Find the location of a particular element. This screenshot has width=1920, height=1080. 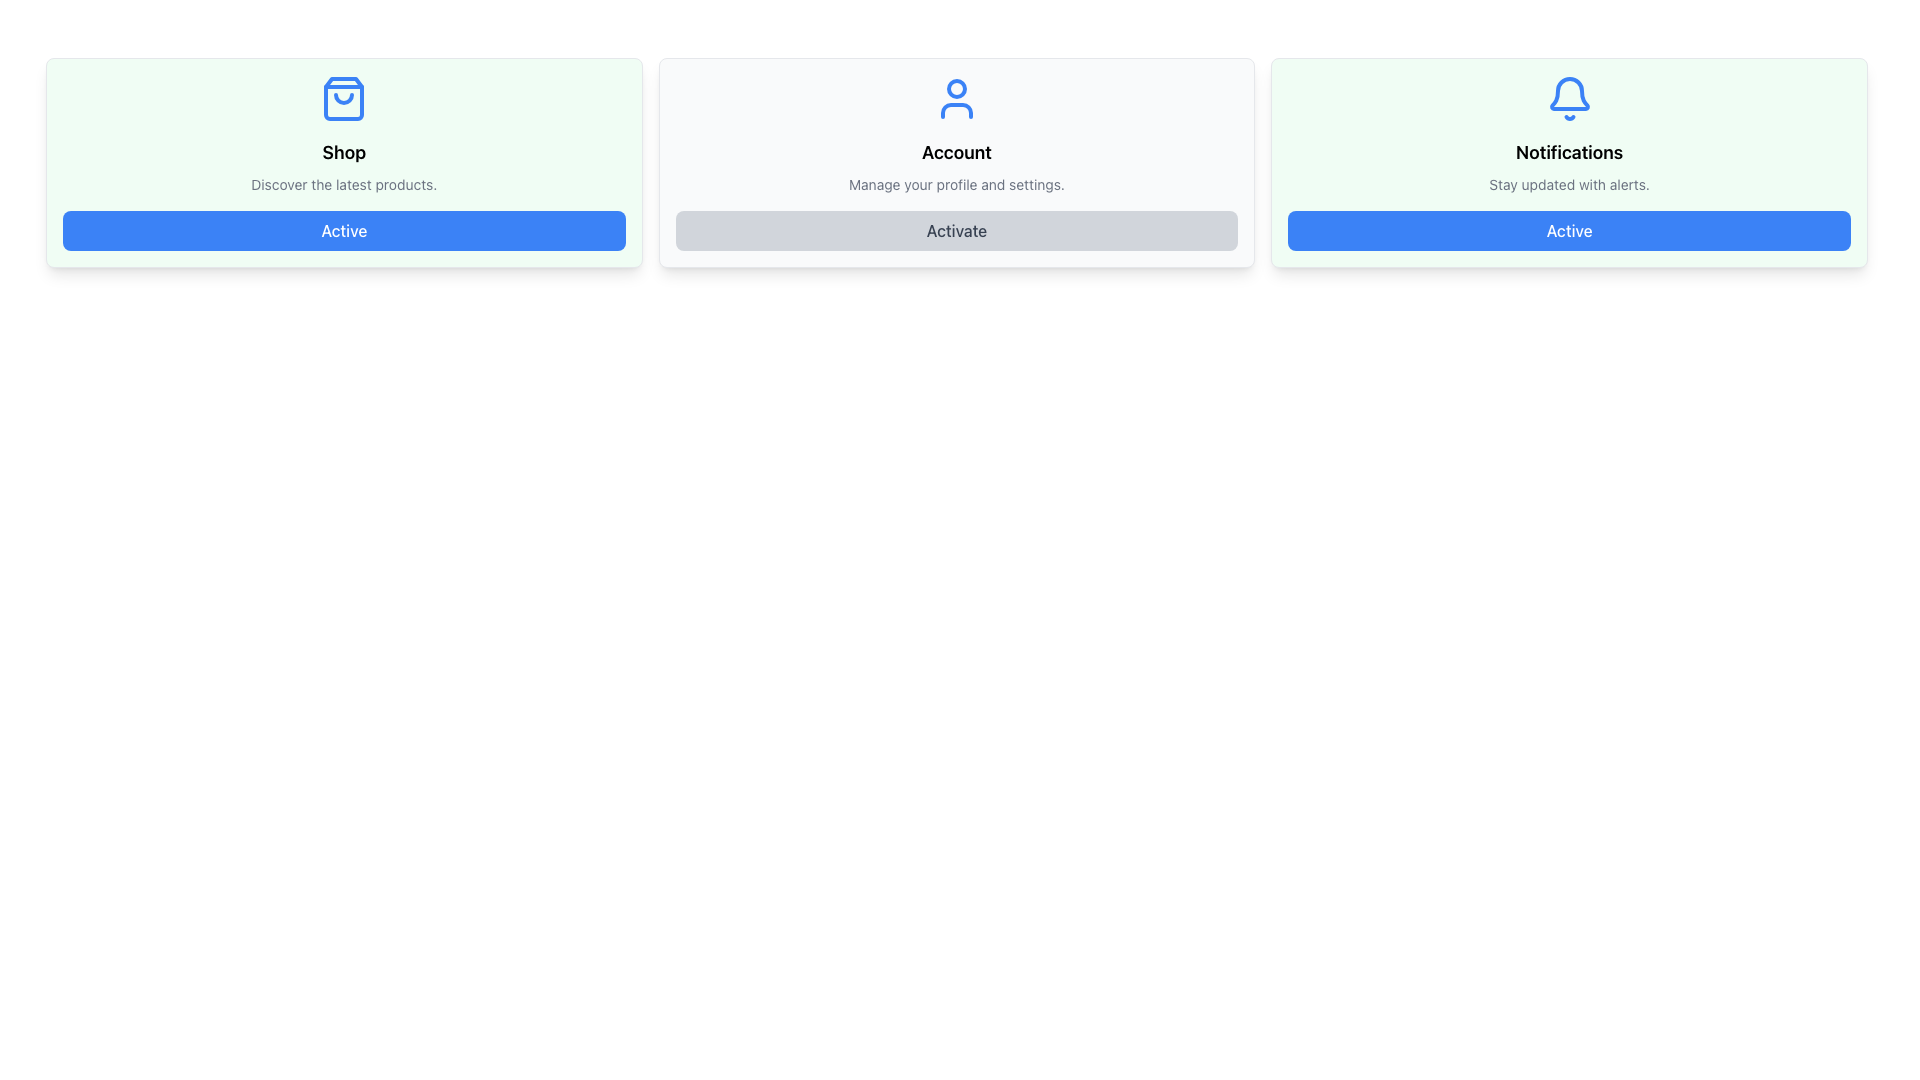

the decorative notification management icon located in the upper third of the rightmost card on the page is located at coordinates (1568, 99).